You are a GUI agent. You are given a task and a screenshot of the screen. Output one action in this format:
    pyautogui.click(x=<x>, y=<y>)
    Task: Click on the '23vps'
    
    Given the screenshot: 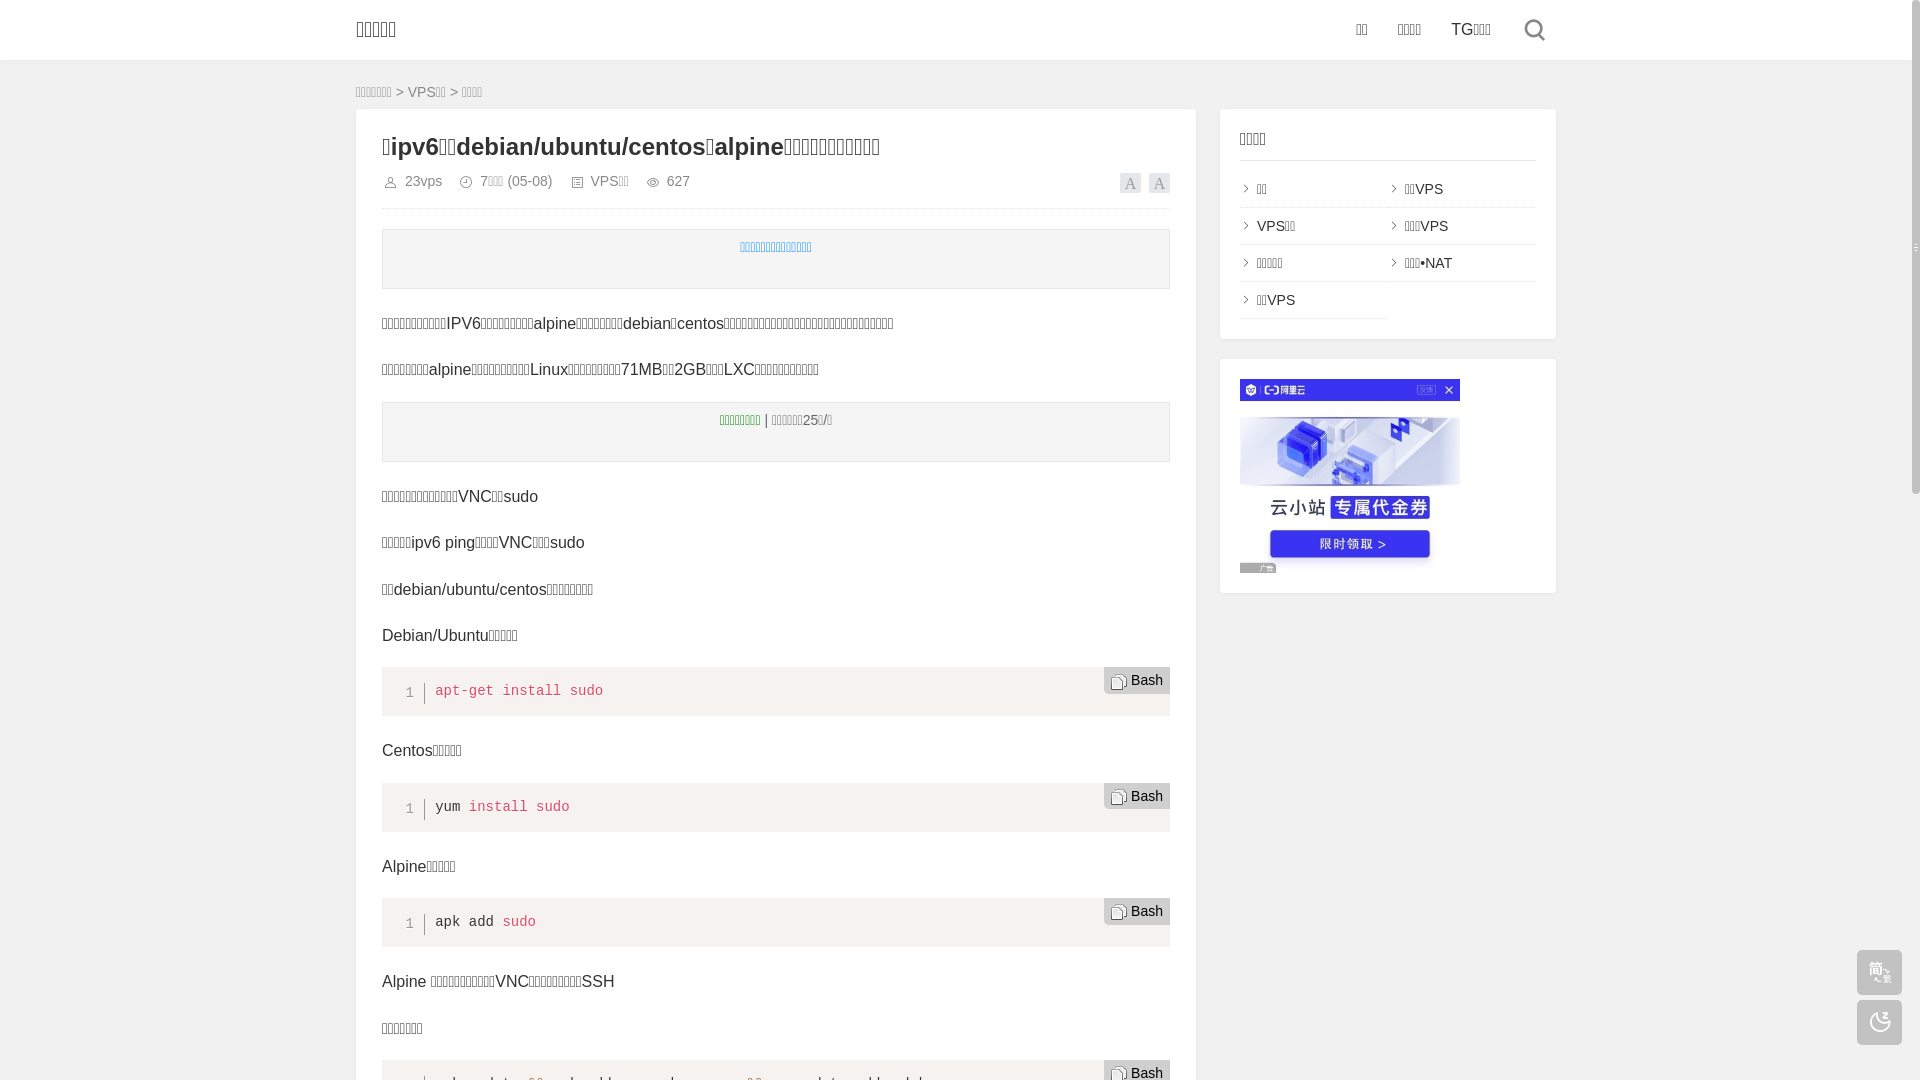 What is the action you would take?
    pyautogui.click(x=422, y=181)
    